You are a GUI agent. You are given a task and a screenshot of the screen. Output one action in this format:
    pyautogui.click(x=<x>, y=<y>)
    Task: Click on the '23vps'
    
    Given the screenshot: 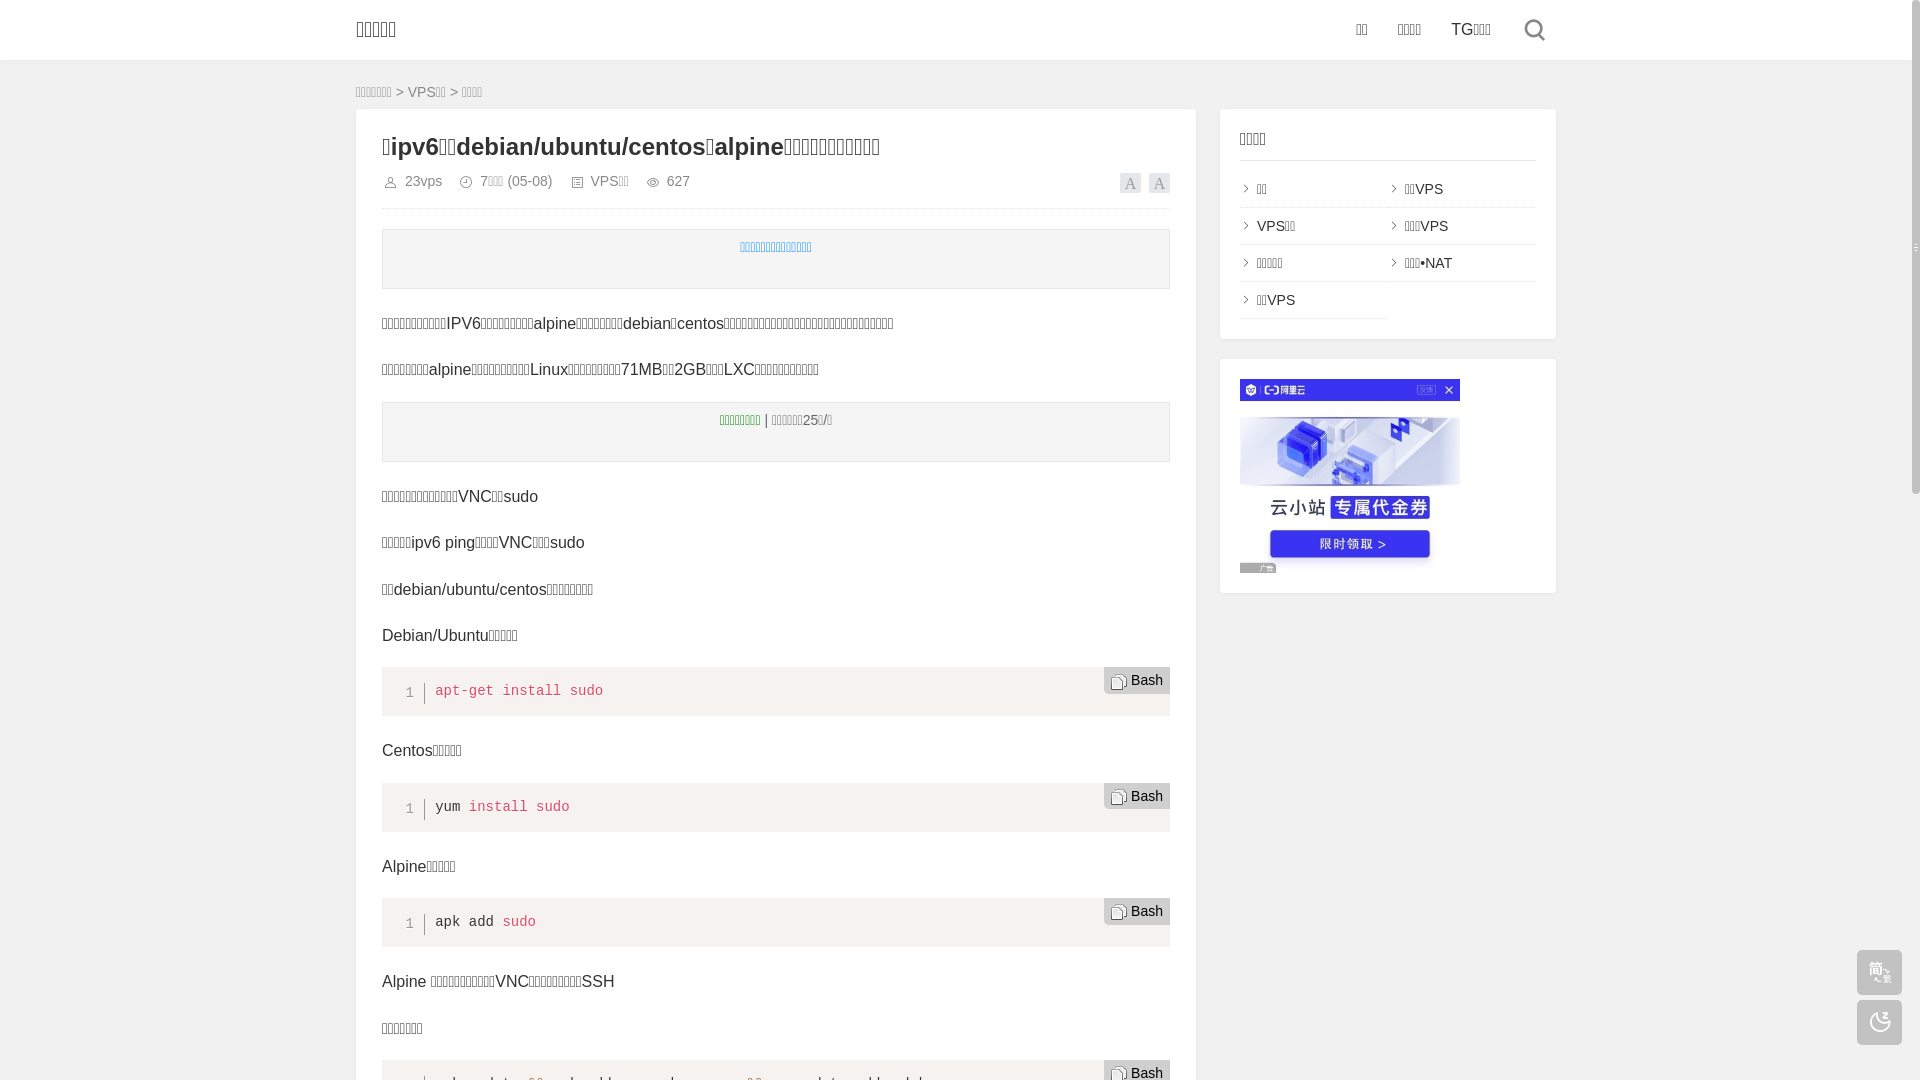 What is the action you would take?
    pyautogui.click(x=422, y=181)
    